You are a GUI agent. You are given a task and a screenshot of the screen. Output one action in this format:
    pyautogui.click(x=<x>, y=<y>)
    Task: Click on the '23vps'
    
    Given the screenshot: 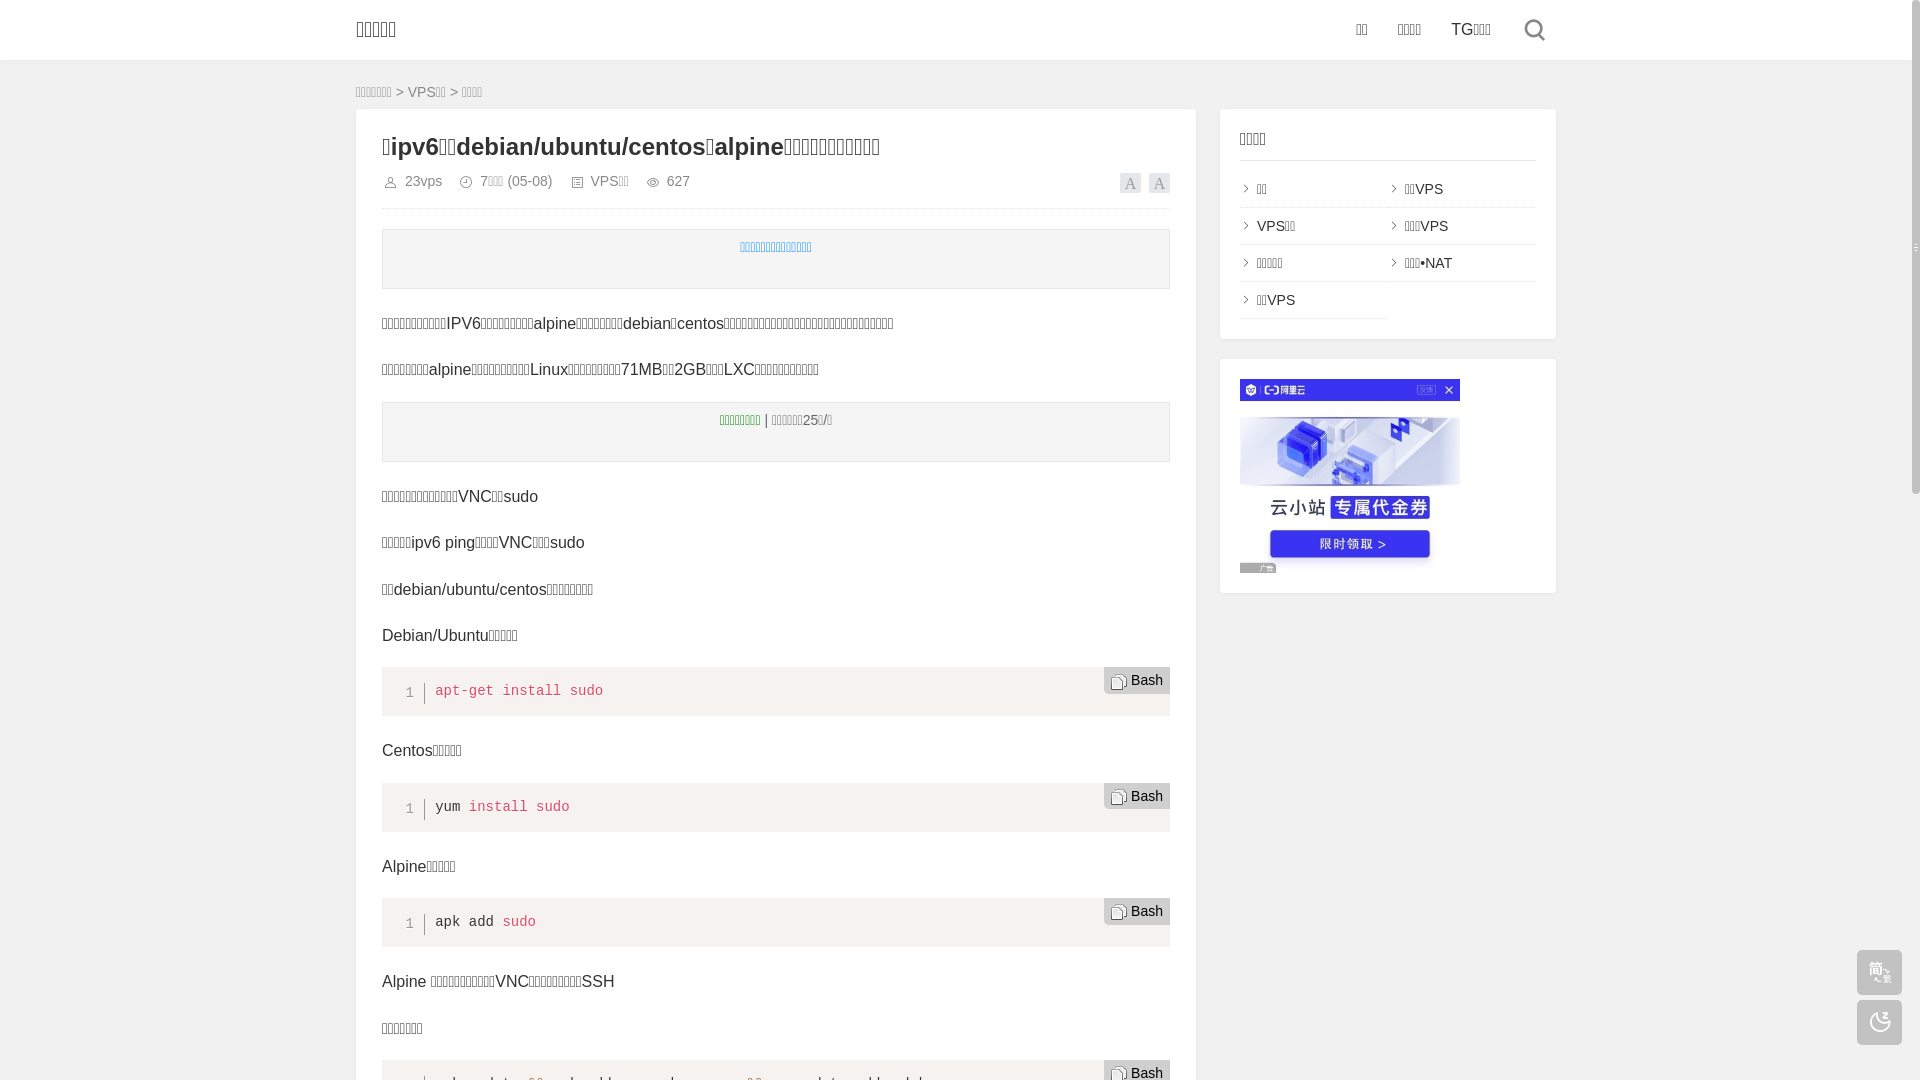 What is the action you would take?
    pyautogui.click(x=422, y=181)
    